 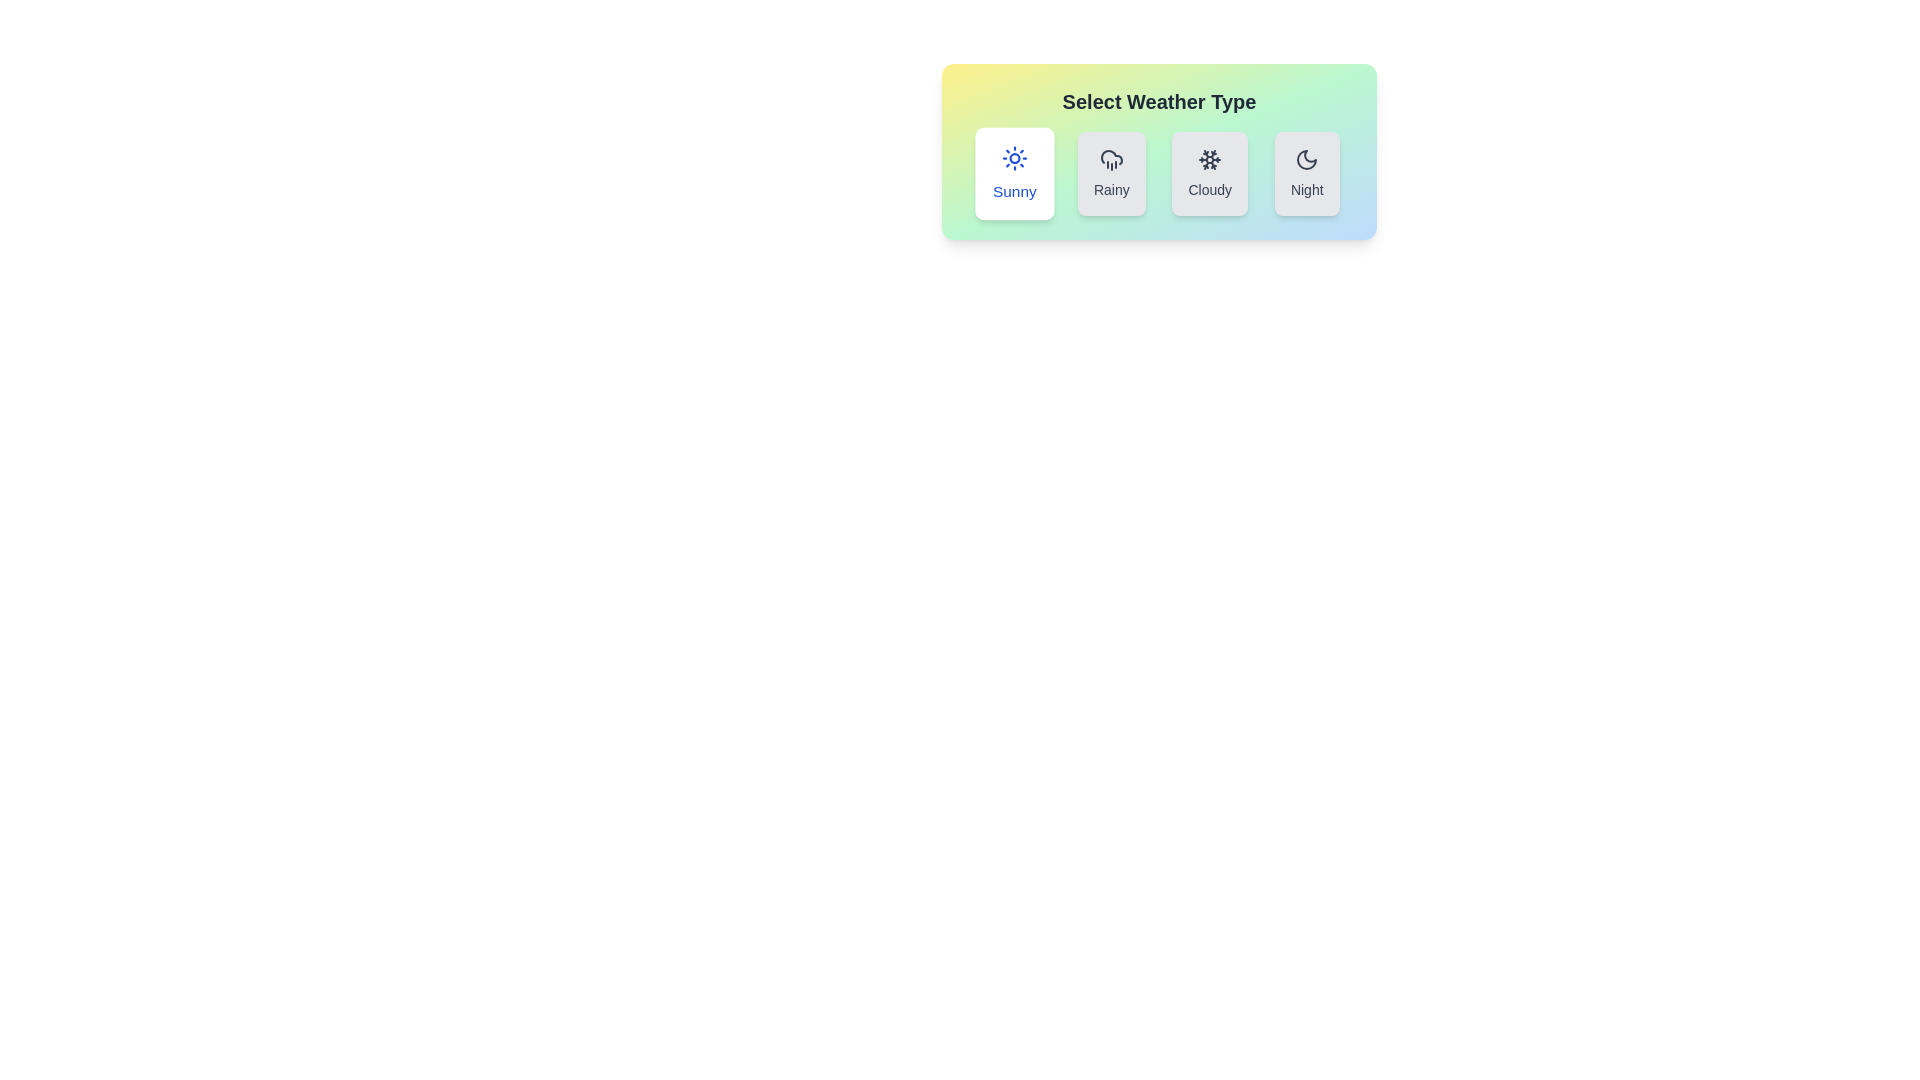 What do you see at coordinates (1015, 172) in the screenshot?
I see `the button corresponding to Sunny` at bounding box center [1015, 172].